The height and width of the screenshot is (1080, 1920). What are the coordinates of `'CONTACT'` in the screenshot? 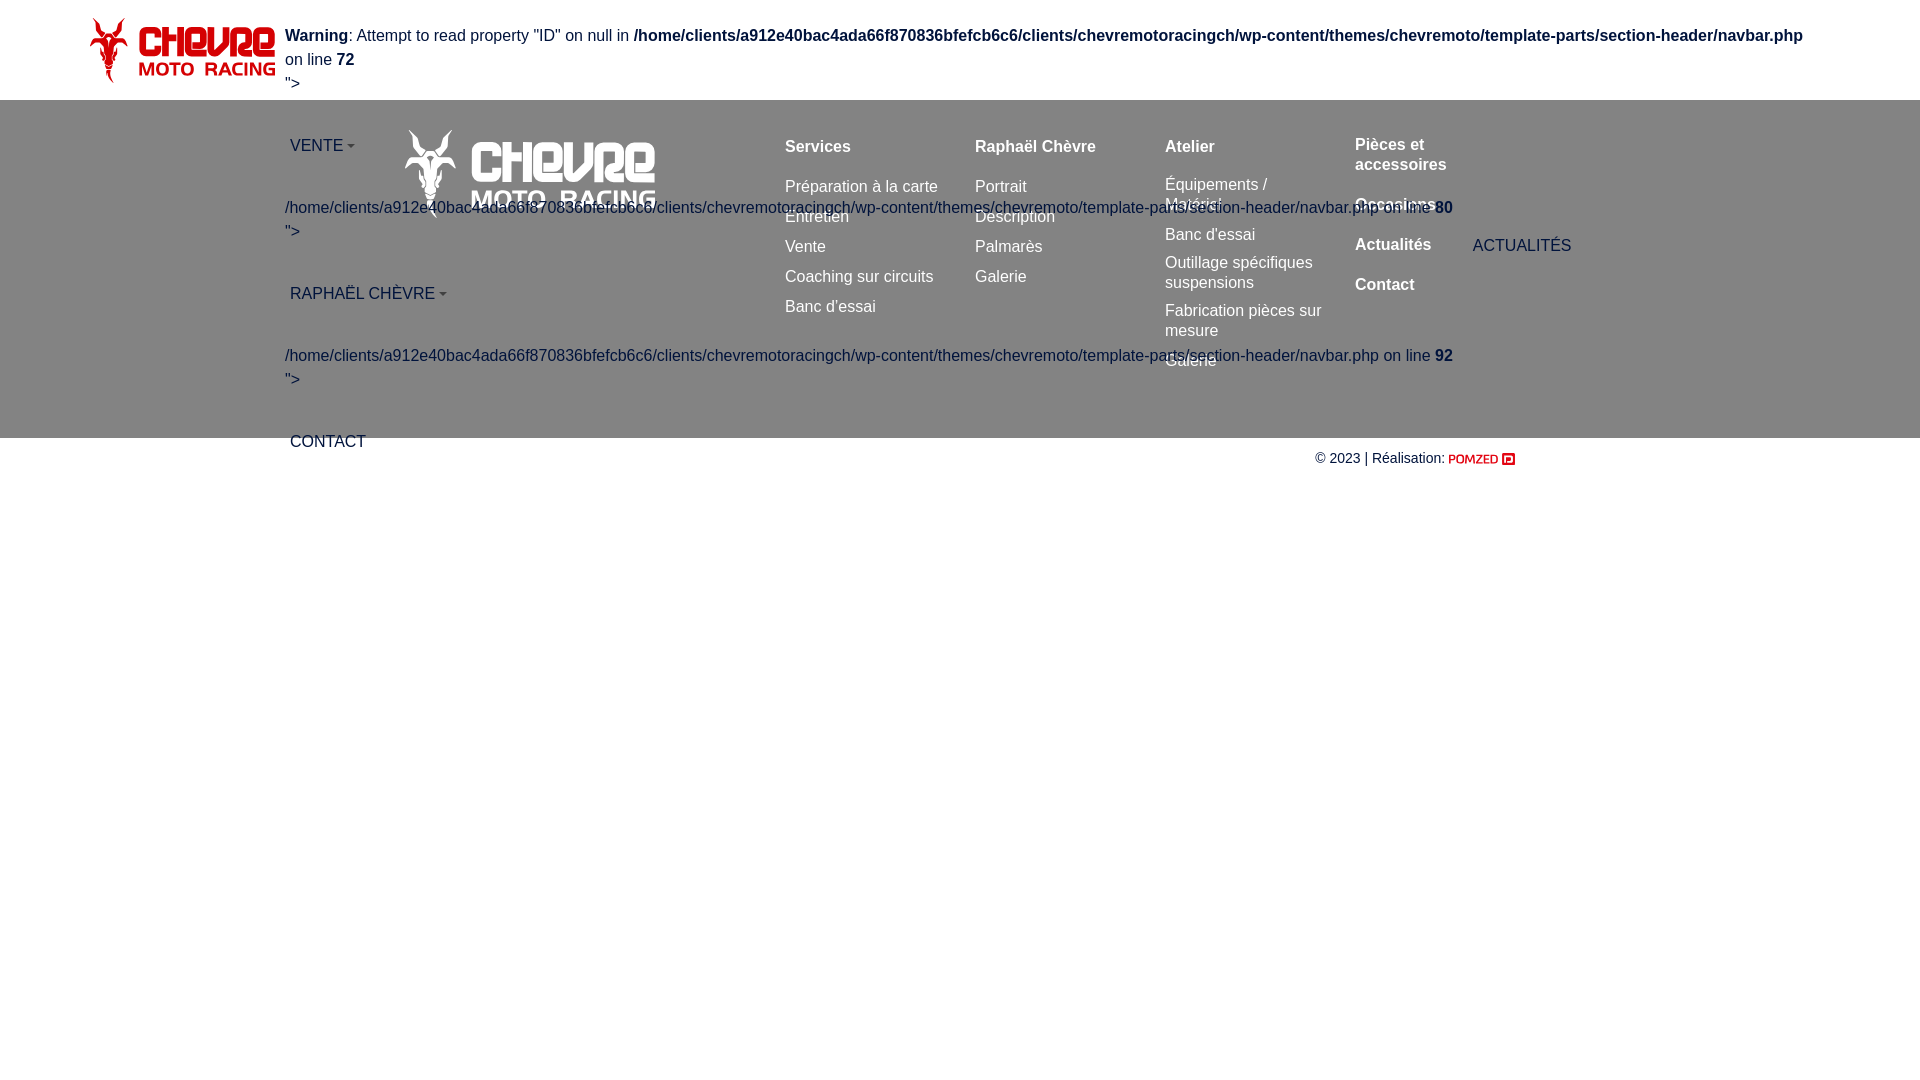 It's located at (283, 441).